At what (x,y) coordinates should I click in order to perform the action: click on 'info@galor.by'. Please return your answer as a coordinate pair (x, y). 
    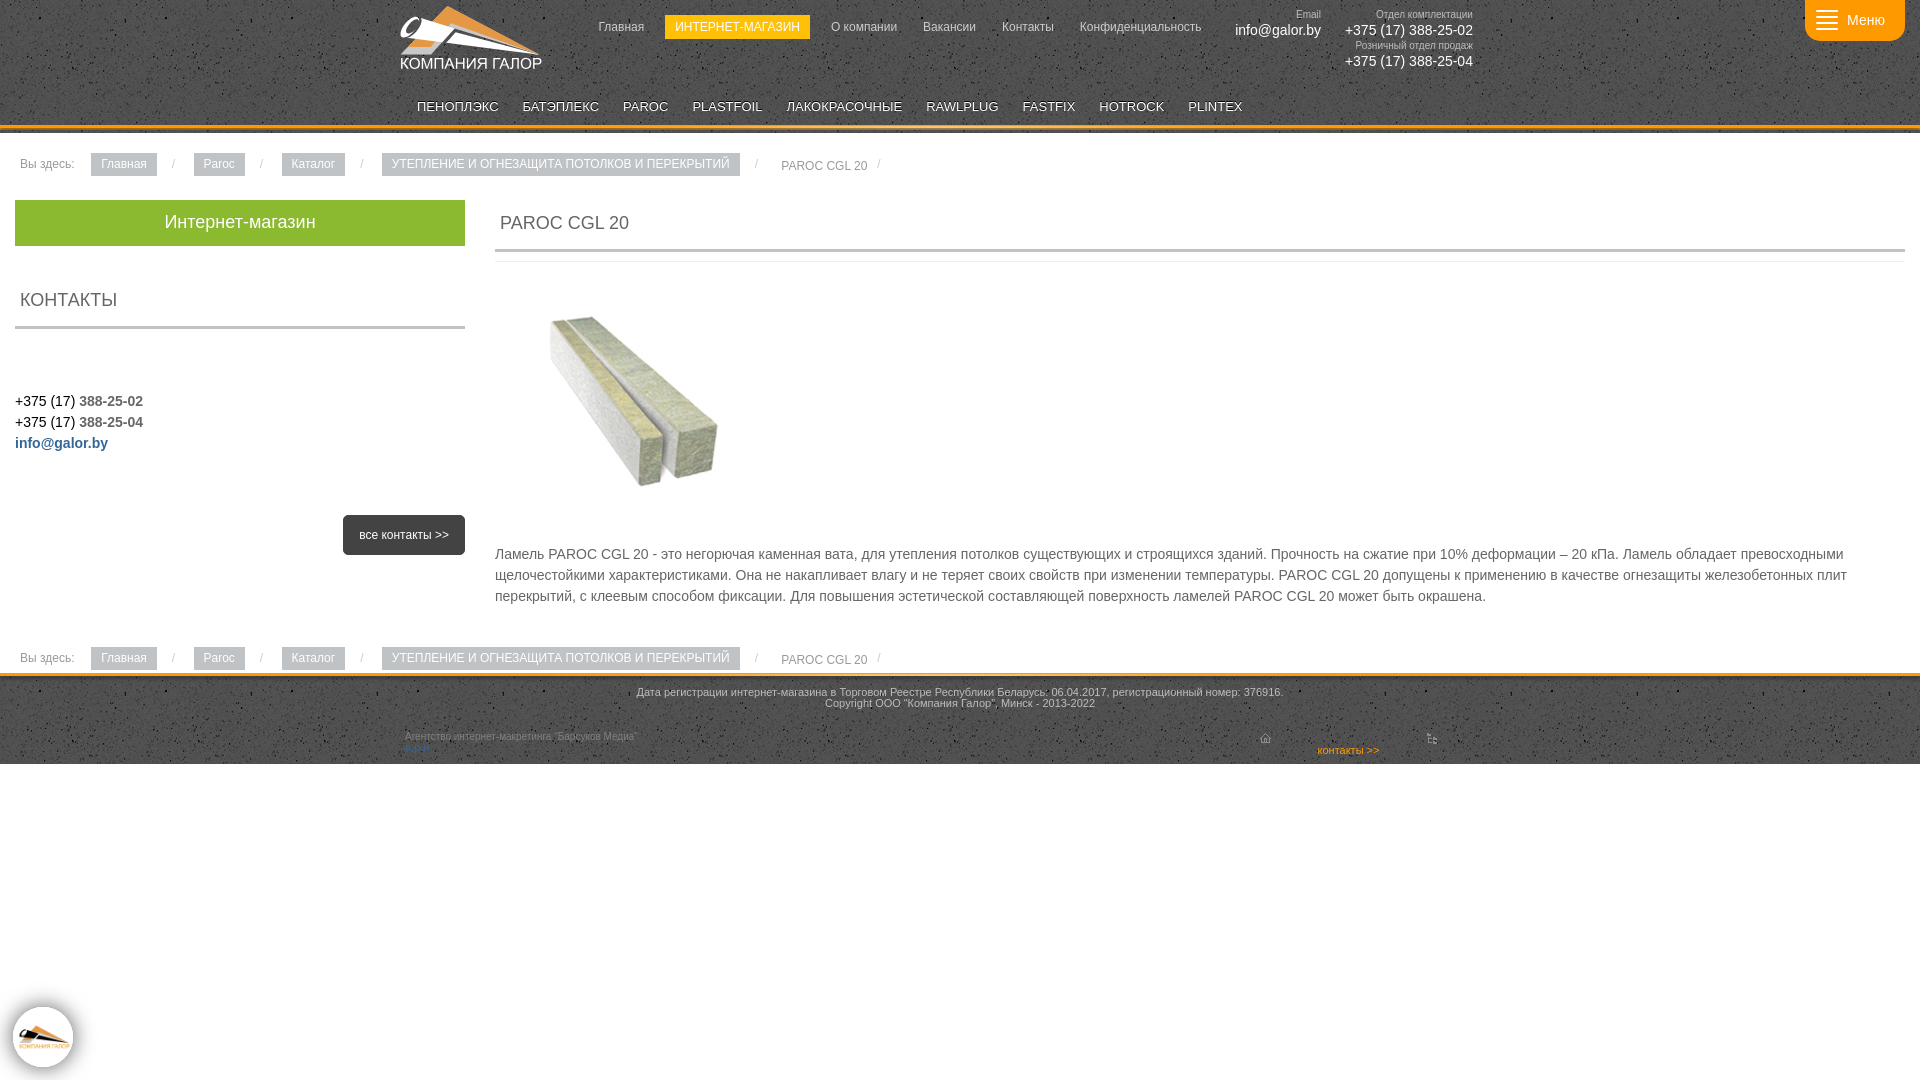
    Looking at the image, I should click on (61, 442).